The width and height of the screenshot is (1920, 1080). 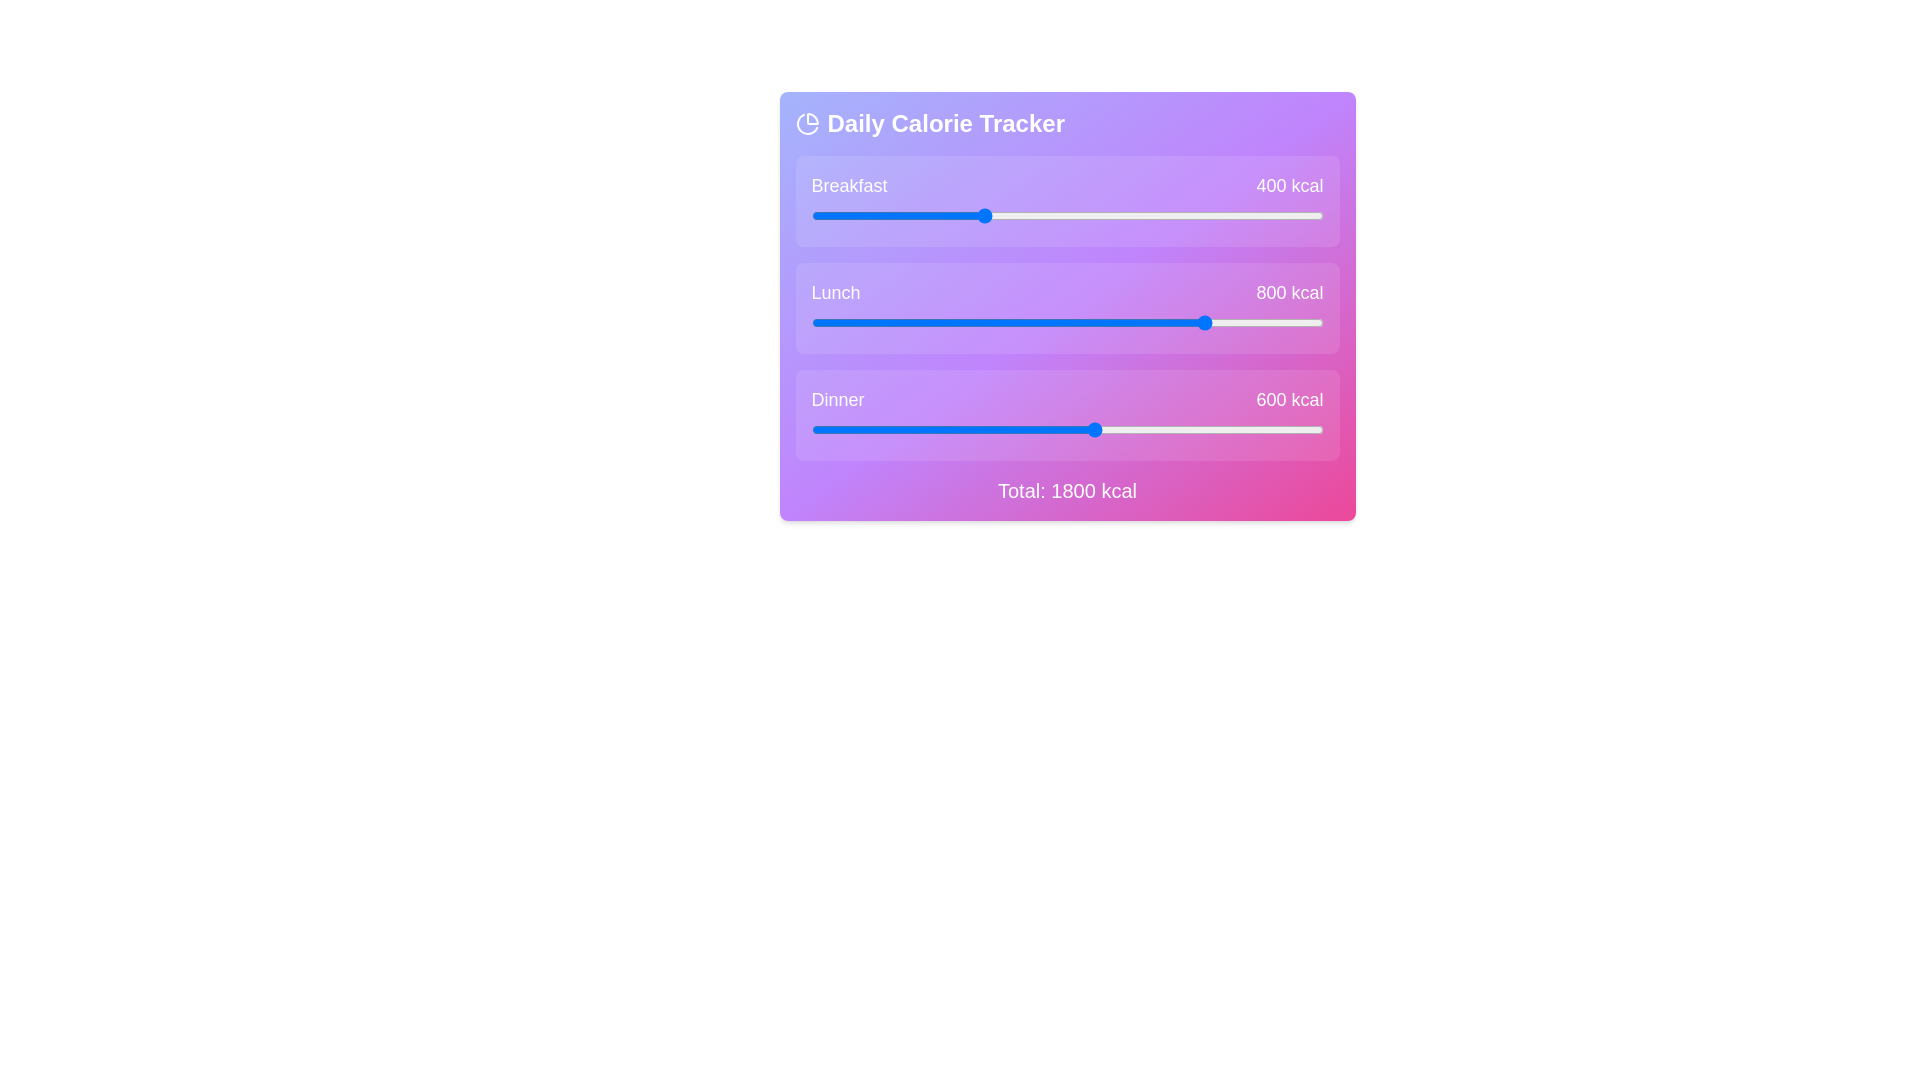 What do you see at coordinates (990, 216) in the screenshot?
I see `the breakfast calorie value` at bounding box center [990, 216].